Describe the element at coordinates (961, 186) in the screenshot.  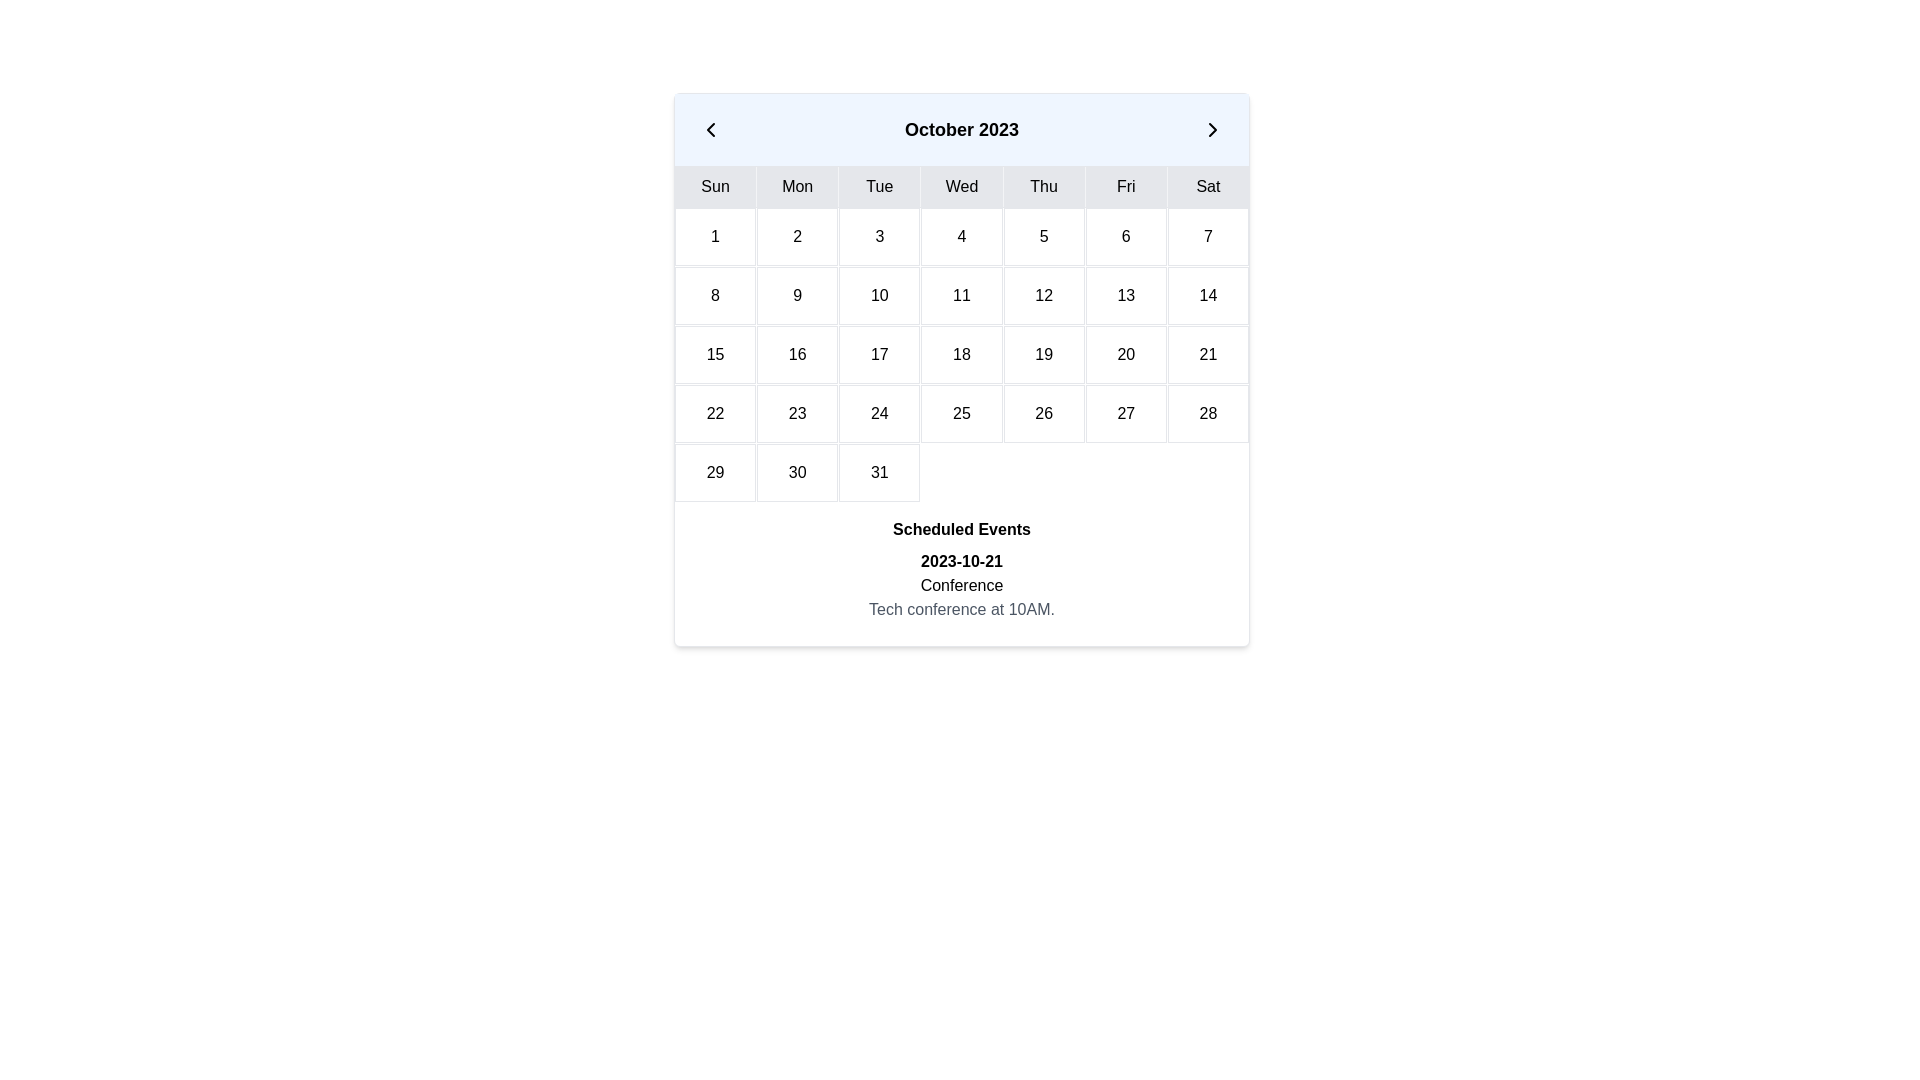
I see `the header row of weekdays in the calendar located below 'October 2023'` at that location.